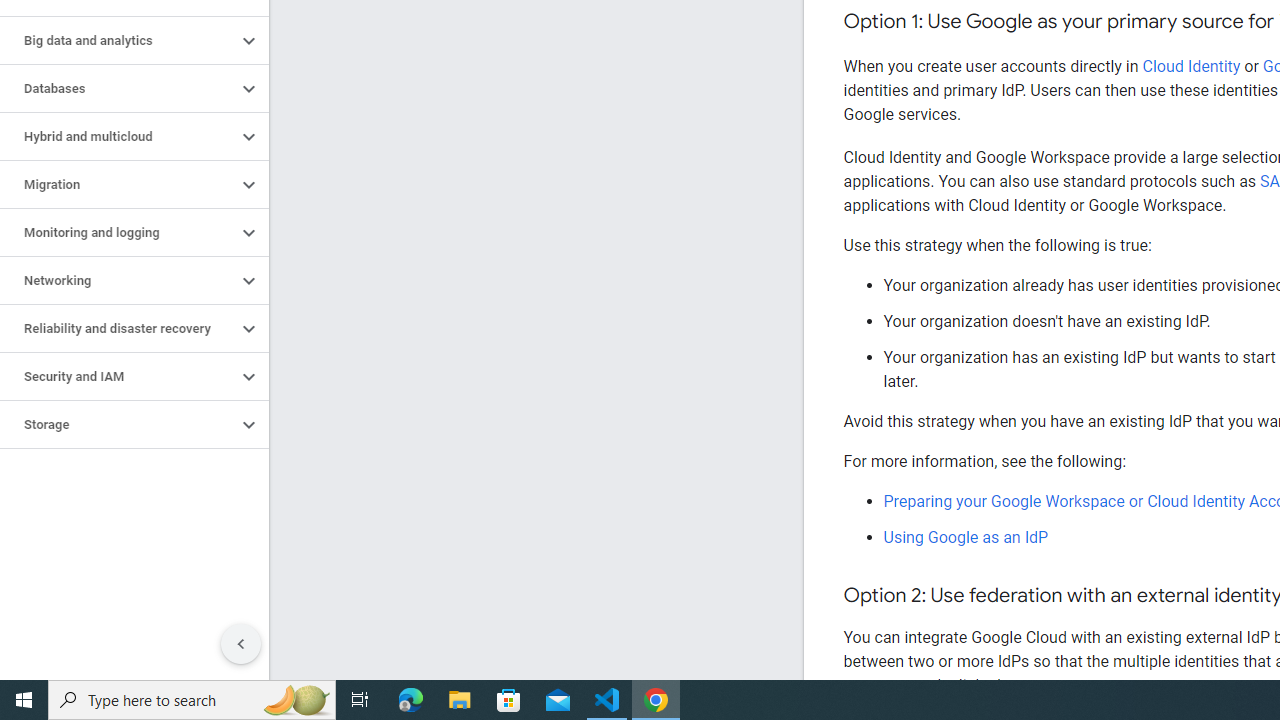  What do you see at coordinates (966, 536) in the screenshot?
I see `'Using Google as an IdP'` at bounding box center [966, 536].